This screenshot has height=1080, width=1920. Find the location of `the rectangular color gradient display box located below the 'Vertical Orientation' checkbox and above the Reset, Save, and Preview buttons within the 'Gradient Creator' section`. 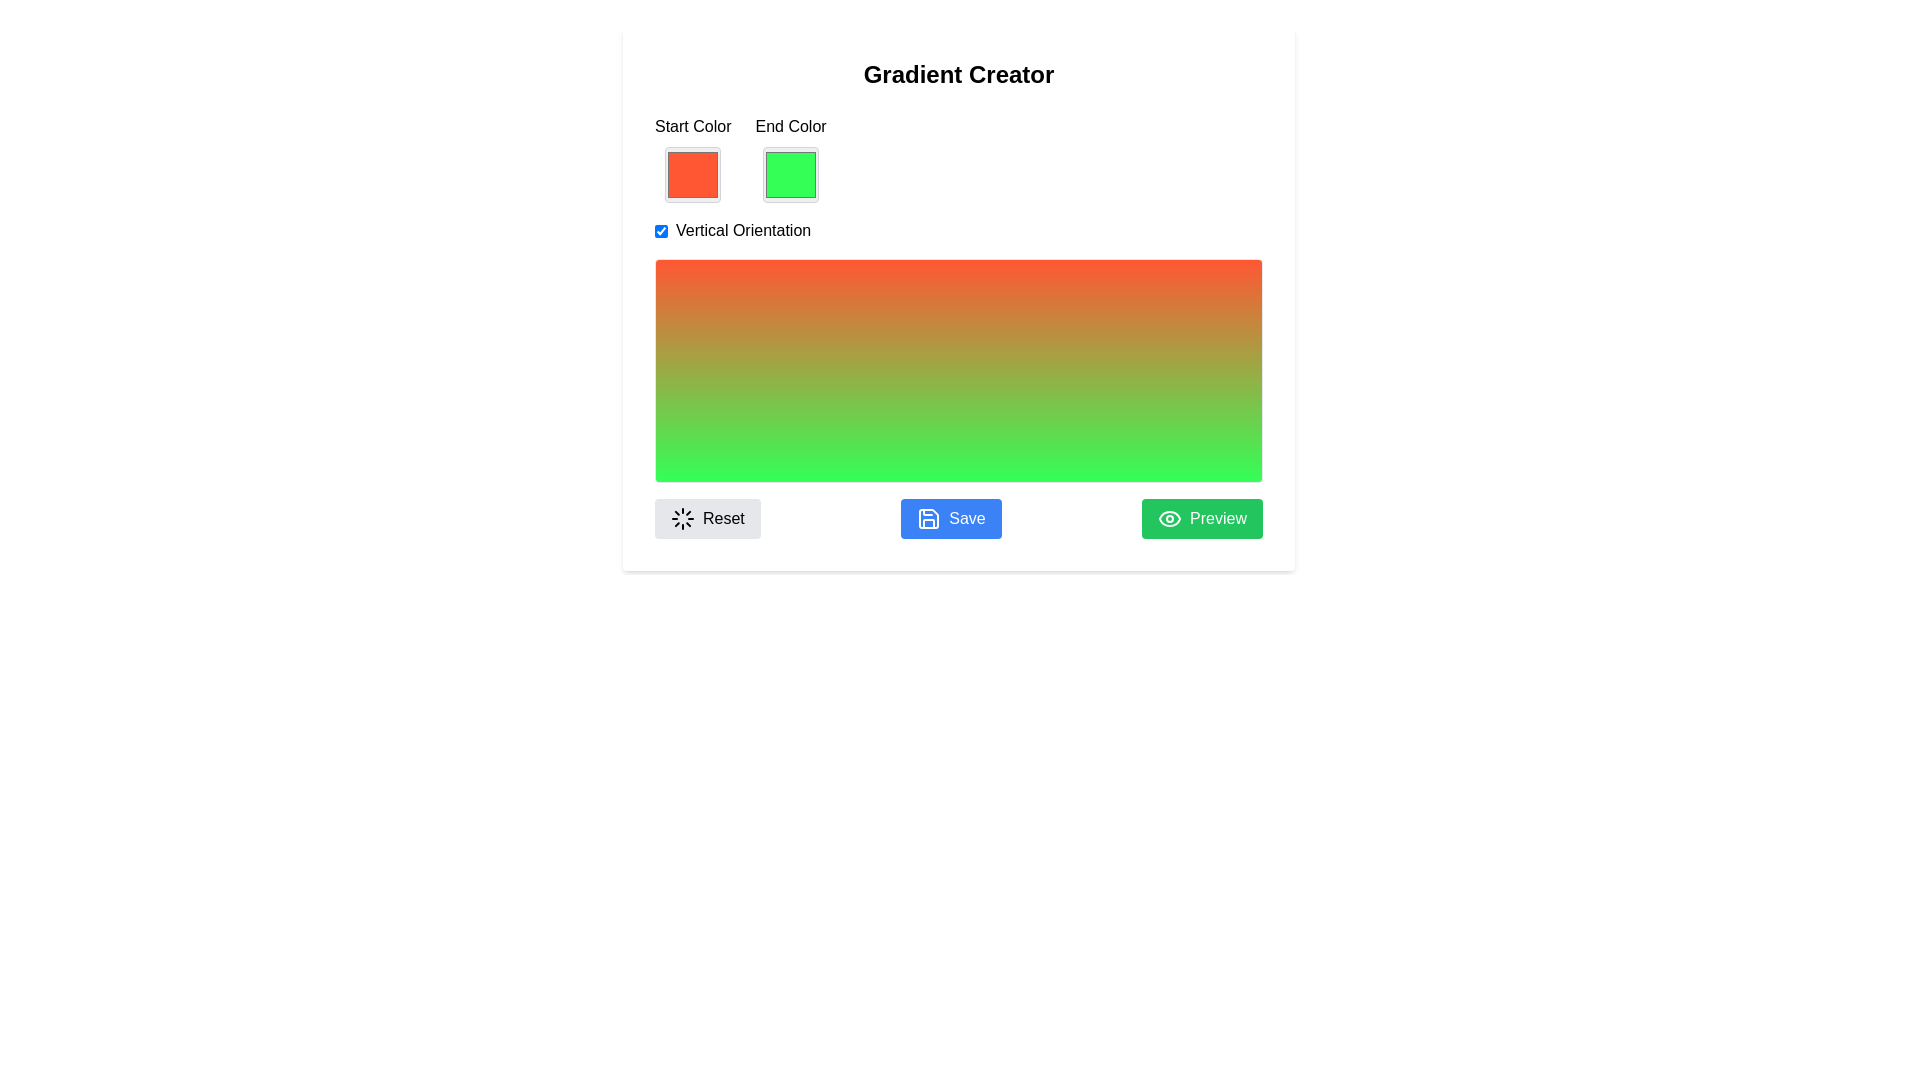

the rectangular color gradient display box located below the 'Vertical Orientation' checkbox and above the Reset, Save, and Preview buttons within the 'Gradient Creator' section is located at coordinates (958, 326).